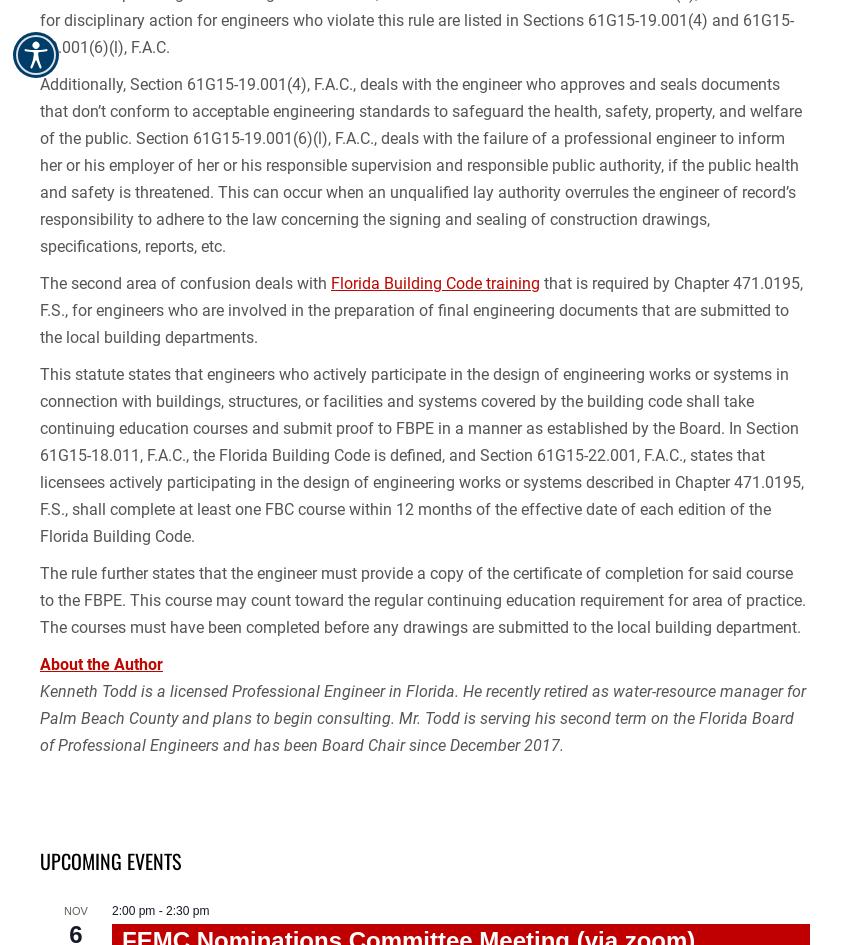 Image resolution: width=850 pixels, height=945 pixels. What do you see at coordinates (186, 909) in the screenshot?
I see `'2:30 pm'` at bounding box center [186, 909].